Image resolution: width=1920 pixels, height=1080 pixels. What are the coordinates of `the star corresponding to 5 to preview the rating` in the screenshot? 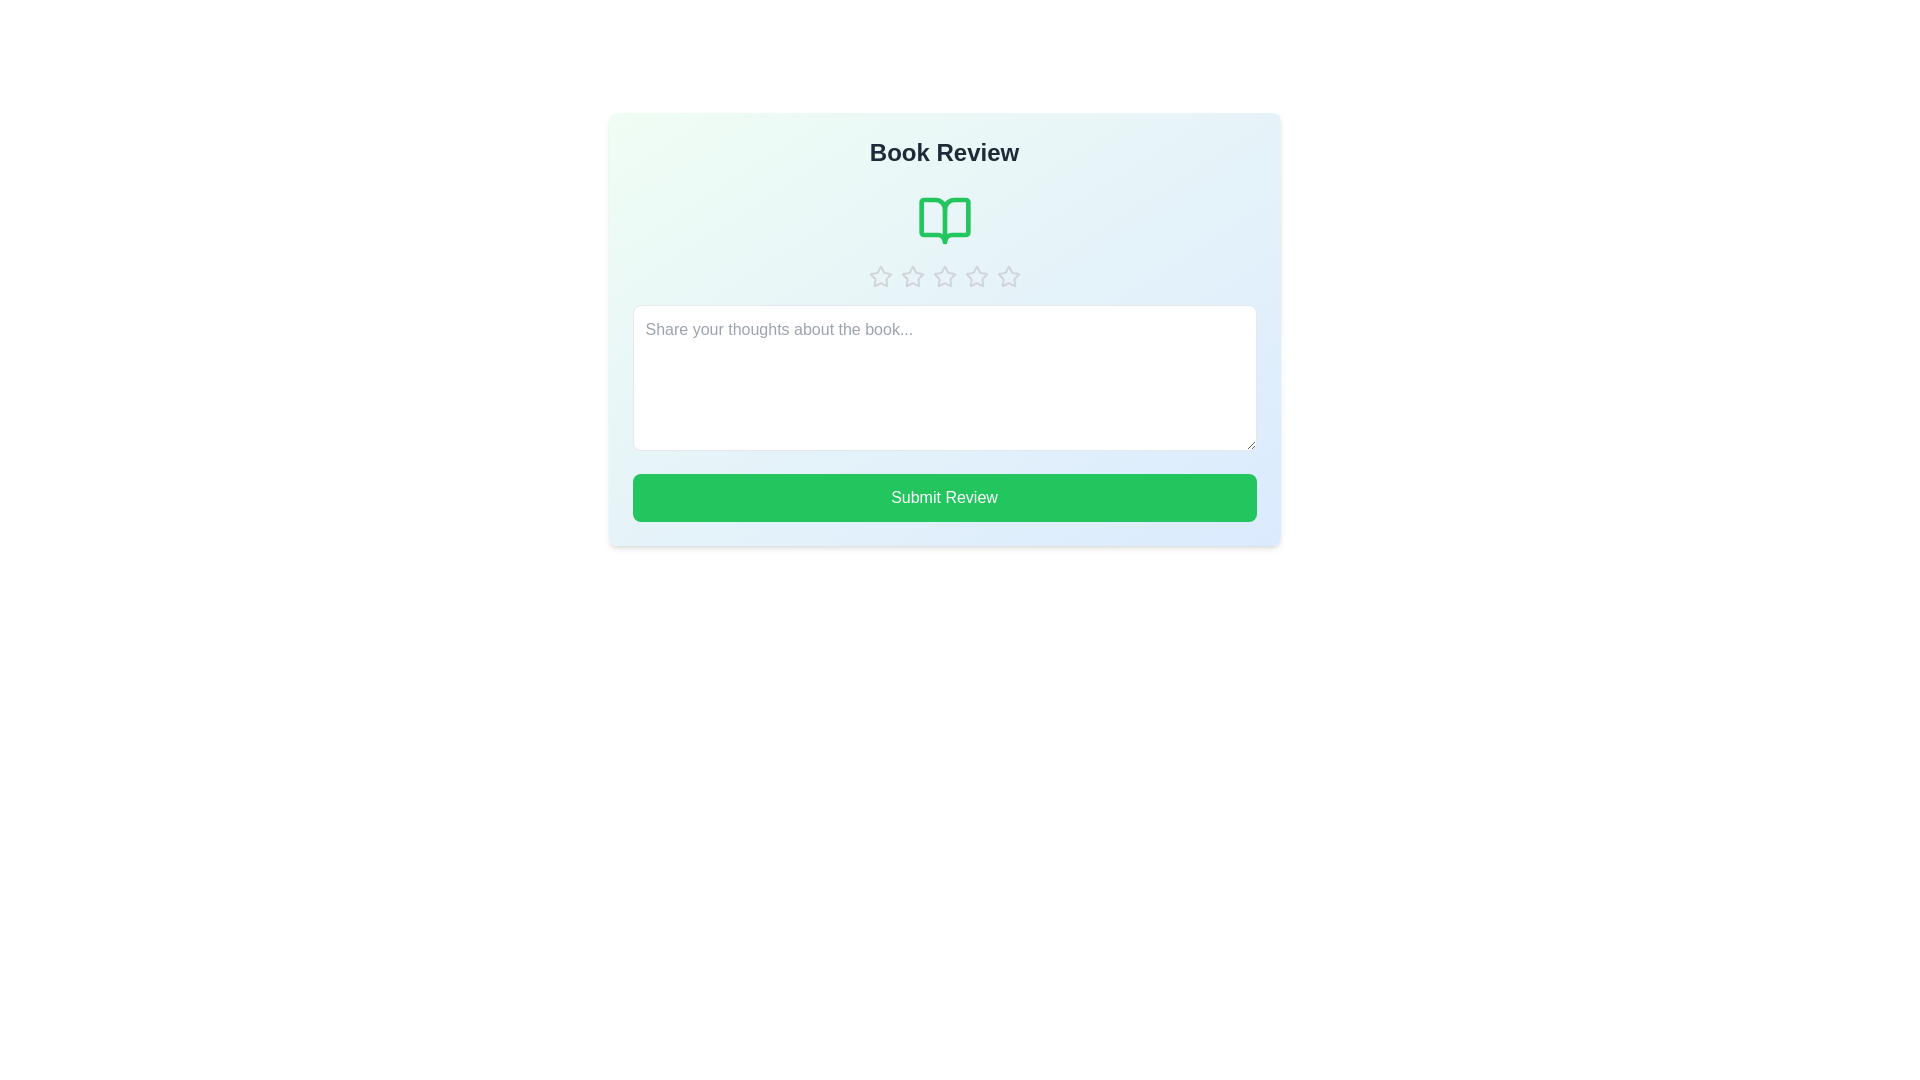 It's located at (1008, 277).